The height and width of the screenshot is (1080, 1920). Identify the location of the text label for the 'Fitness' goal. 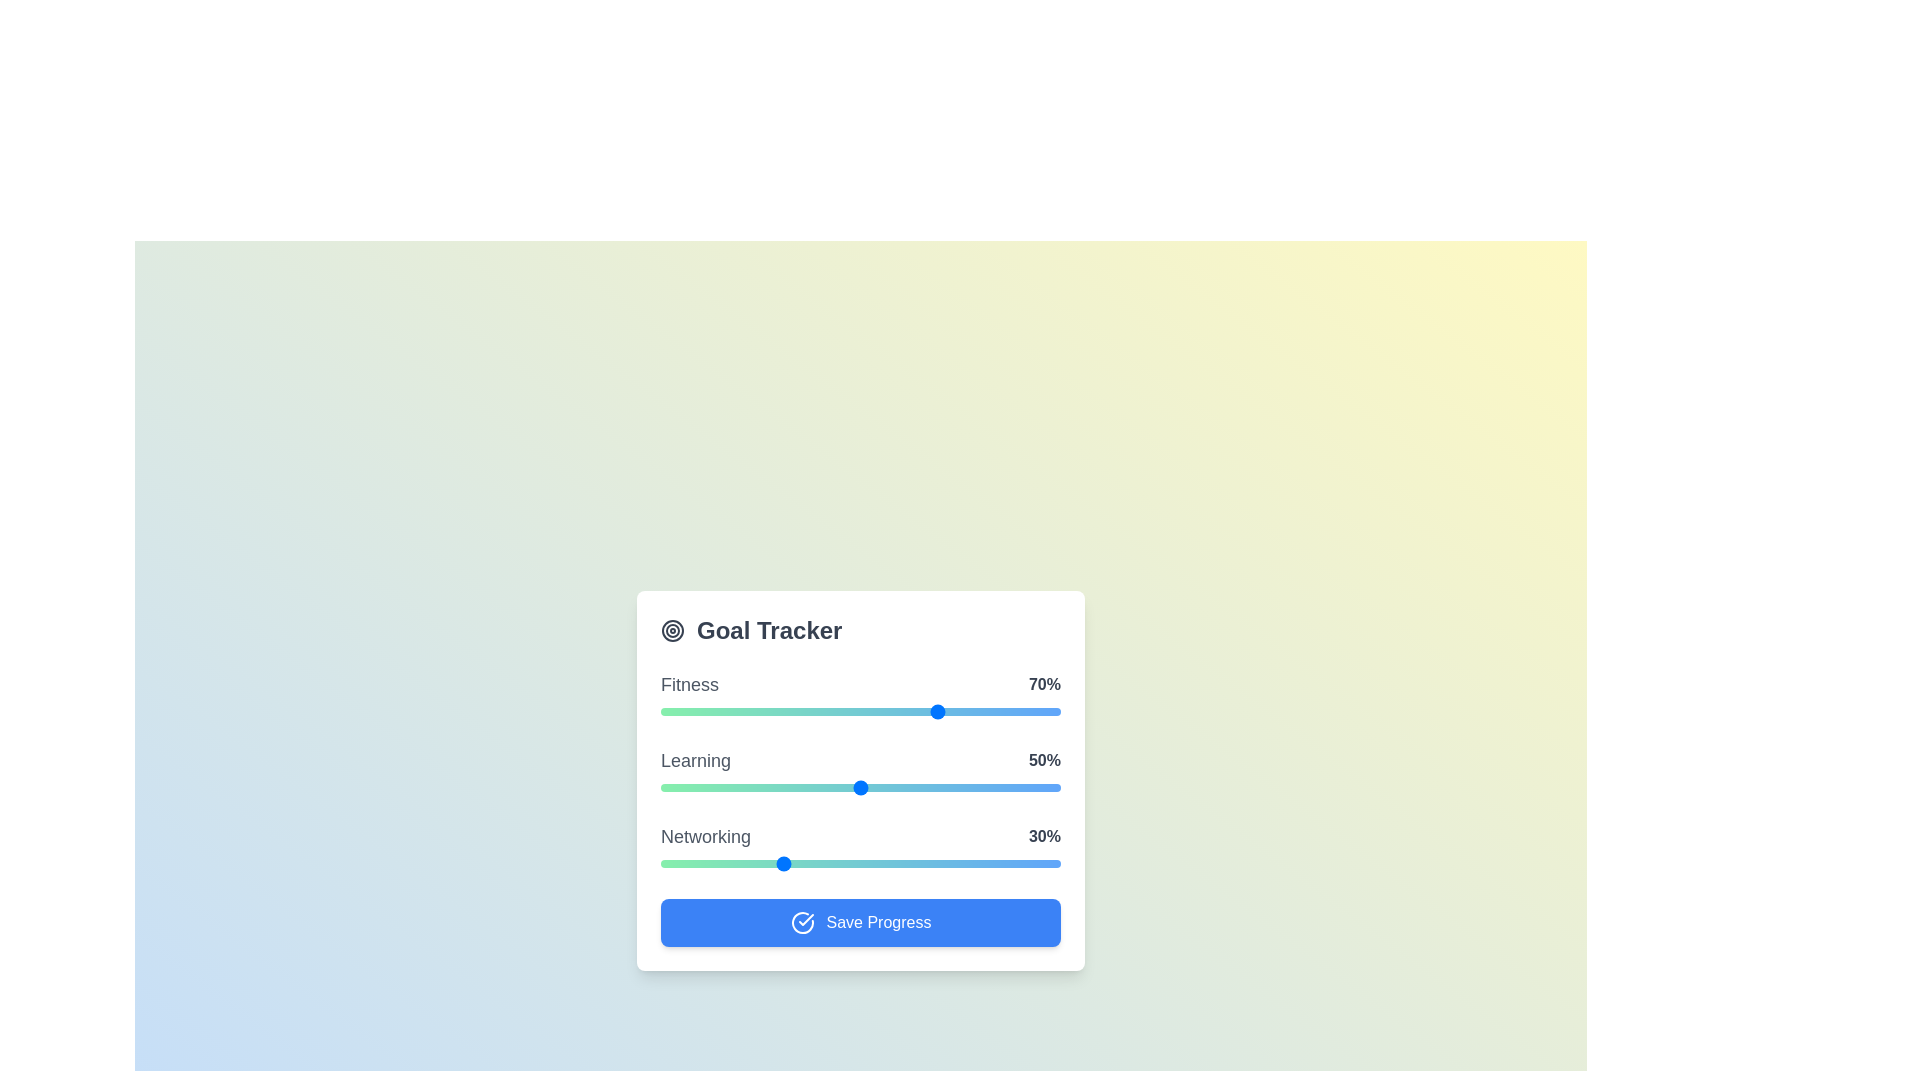
(661, 671).